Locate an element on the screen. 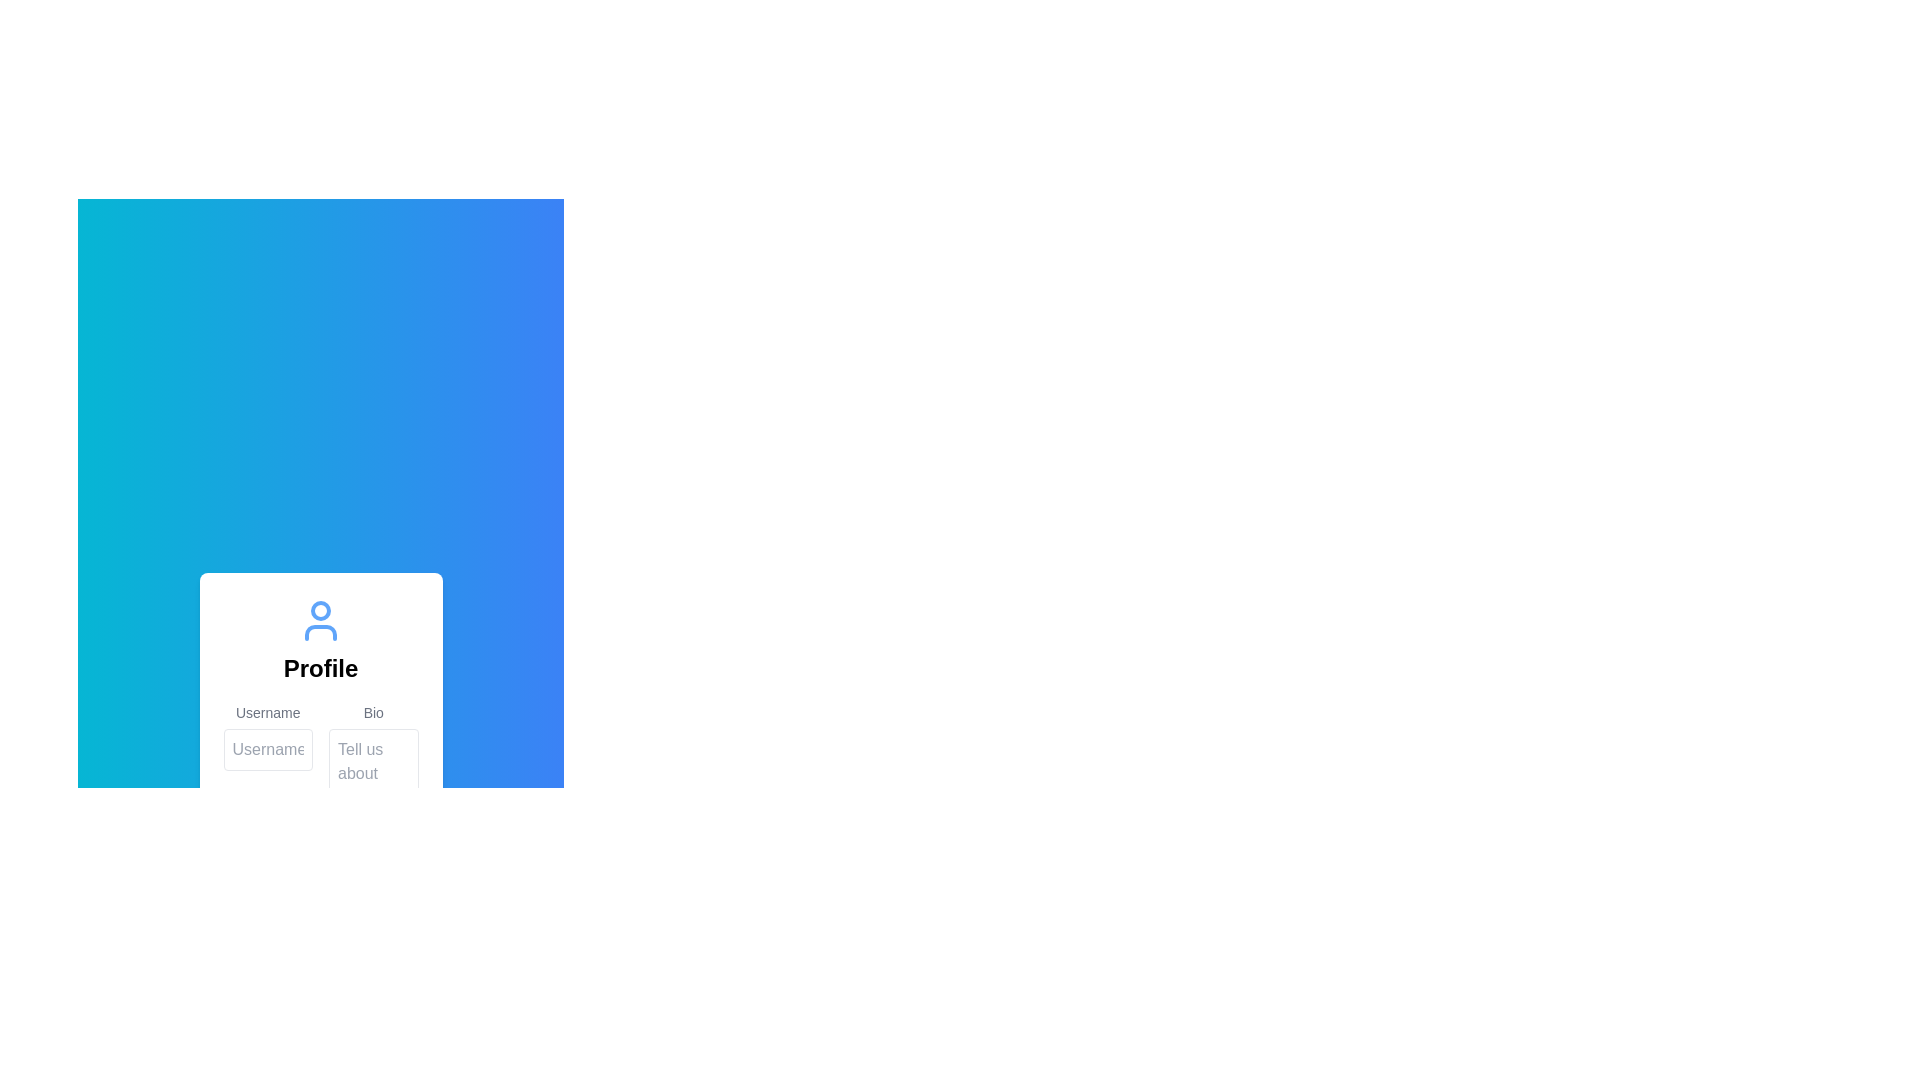 The width and height of the screenshot is (1920, 1080). the 'Profile' static text element, which is displayed in bold, large font, centered within a white card layout against a blue gradient background is located at coordinates (321, 668).